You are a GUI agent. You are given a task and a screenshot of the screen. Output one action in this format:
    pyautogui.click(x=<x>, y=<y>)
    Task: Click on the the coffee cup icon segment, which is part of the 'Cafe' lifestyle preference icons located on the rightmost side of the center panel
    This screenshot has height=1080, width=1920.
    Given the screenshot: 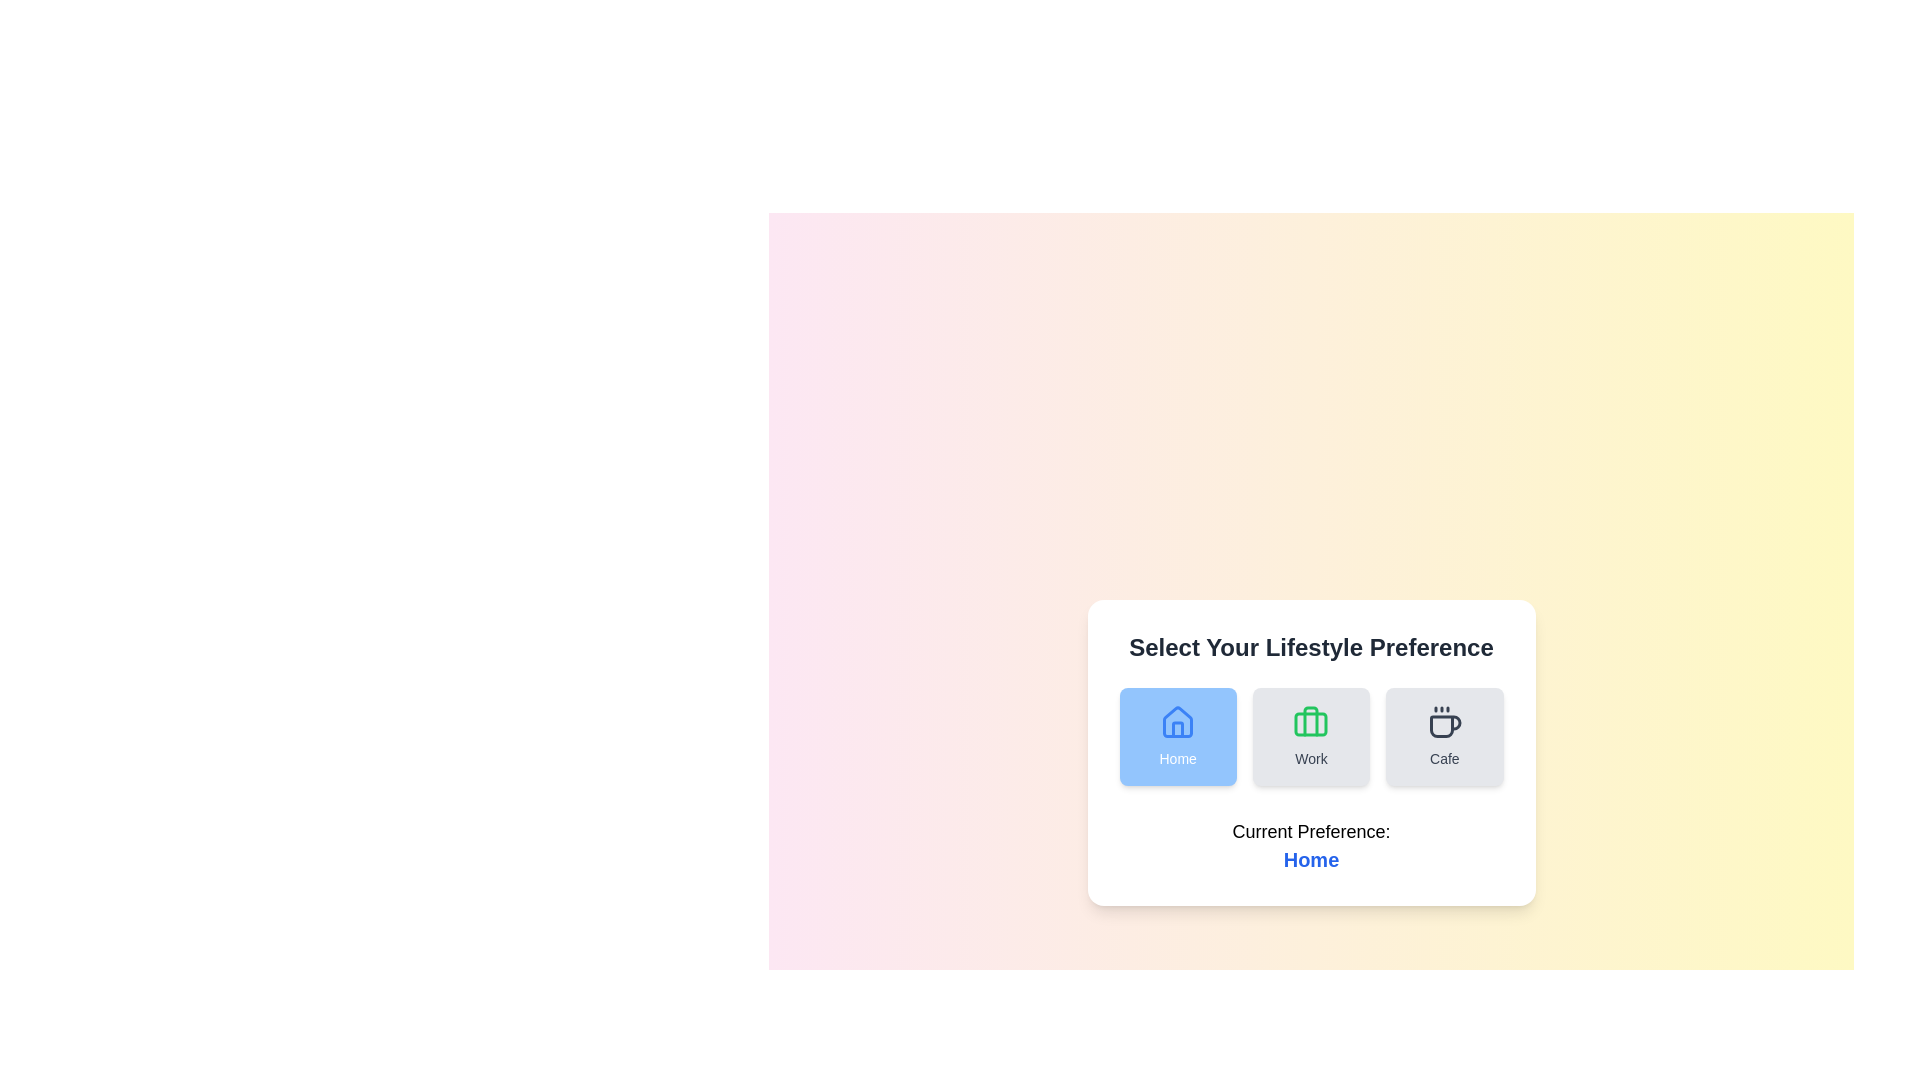 What is the action you would take?
    pyautogui.click(x=1445, y=726)
    